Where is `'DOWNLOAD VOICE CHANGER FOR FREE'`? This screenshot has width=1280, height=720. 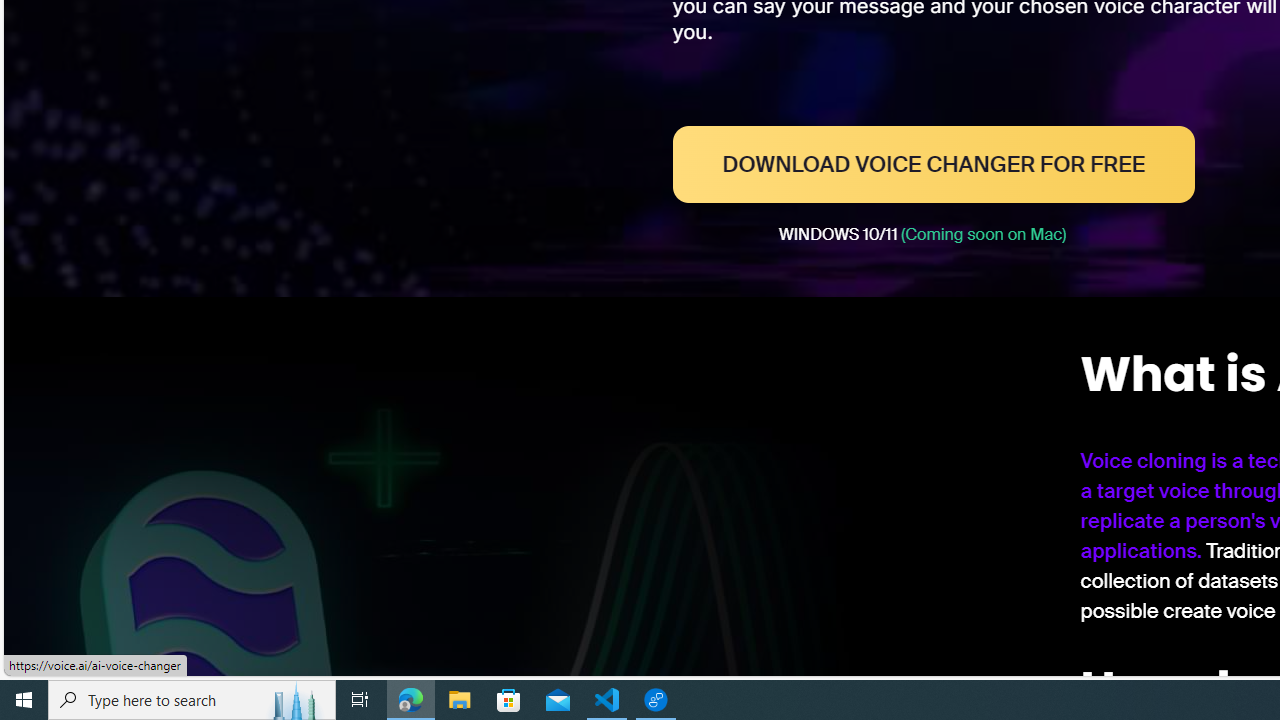
'DOWNLOAD VOICE CHANGER FOR FREE' is located at coordinates (932, 163).